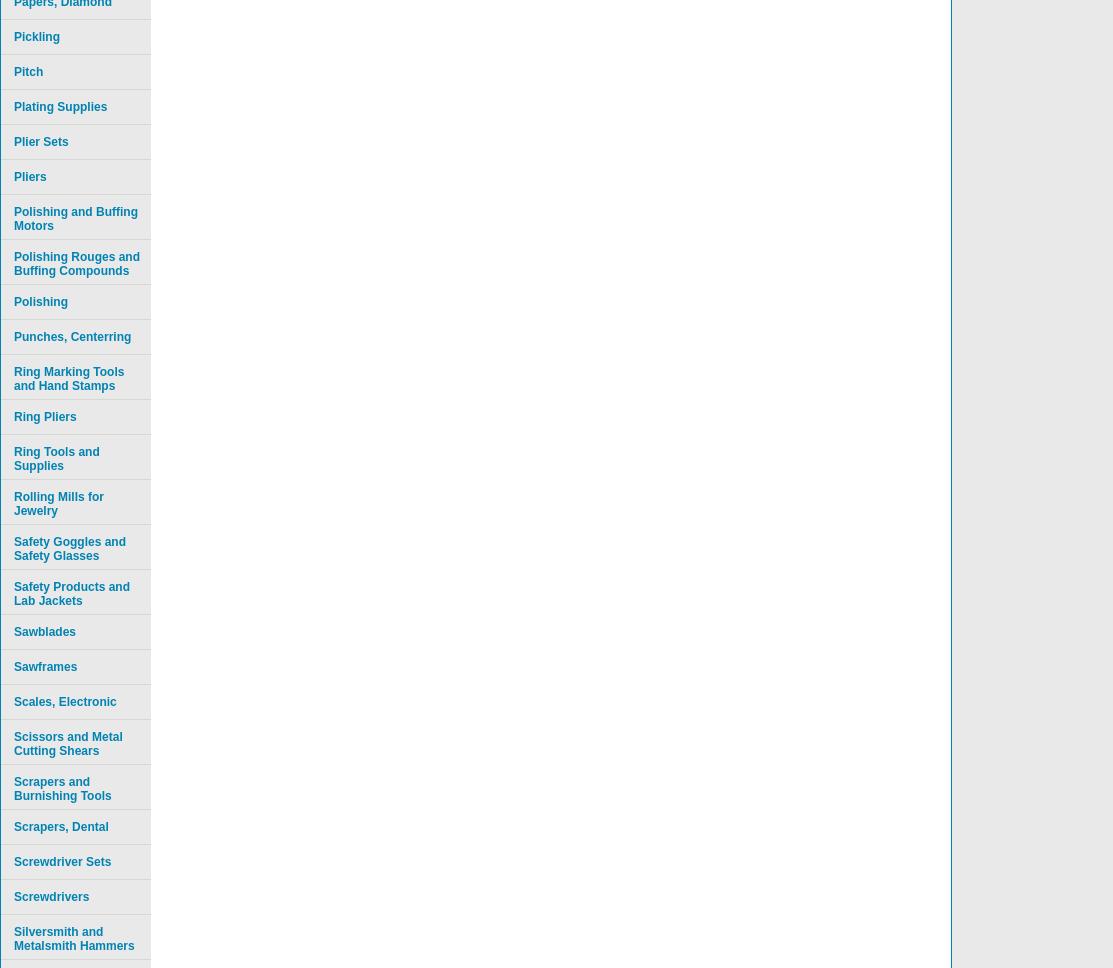 The height and width of the screenshot is (968, 1113). Describe the element at coordinates (28, 71) in the screenshot. I see `'Pitch'` at that location.